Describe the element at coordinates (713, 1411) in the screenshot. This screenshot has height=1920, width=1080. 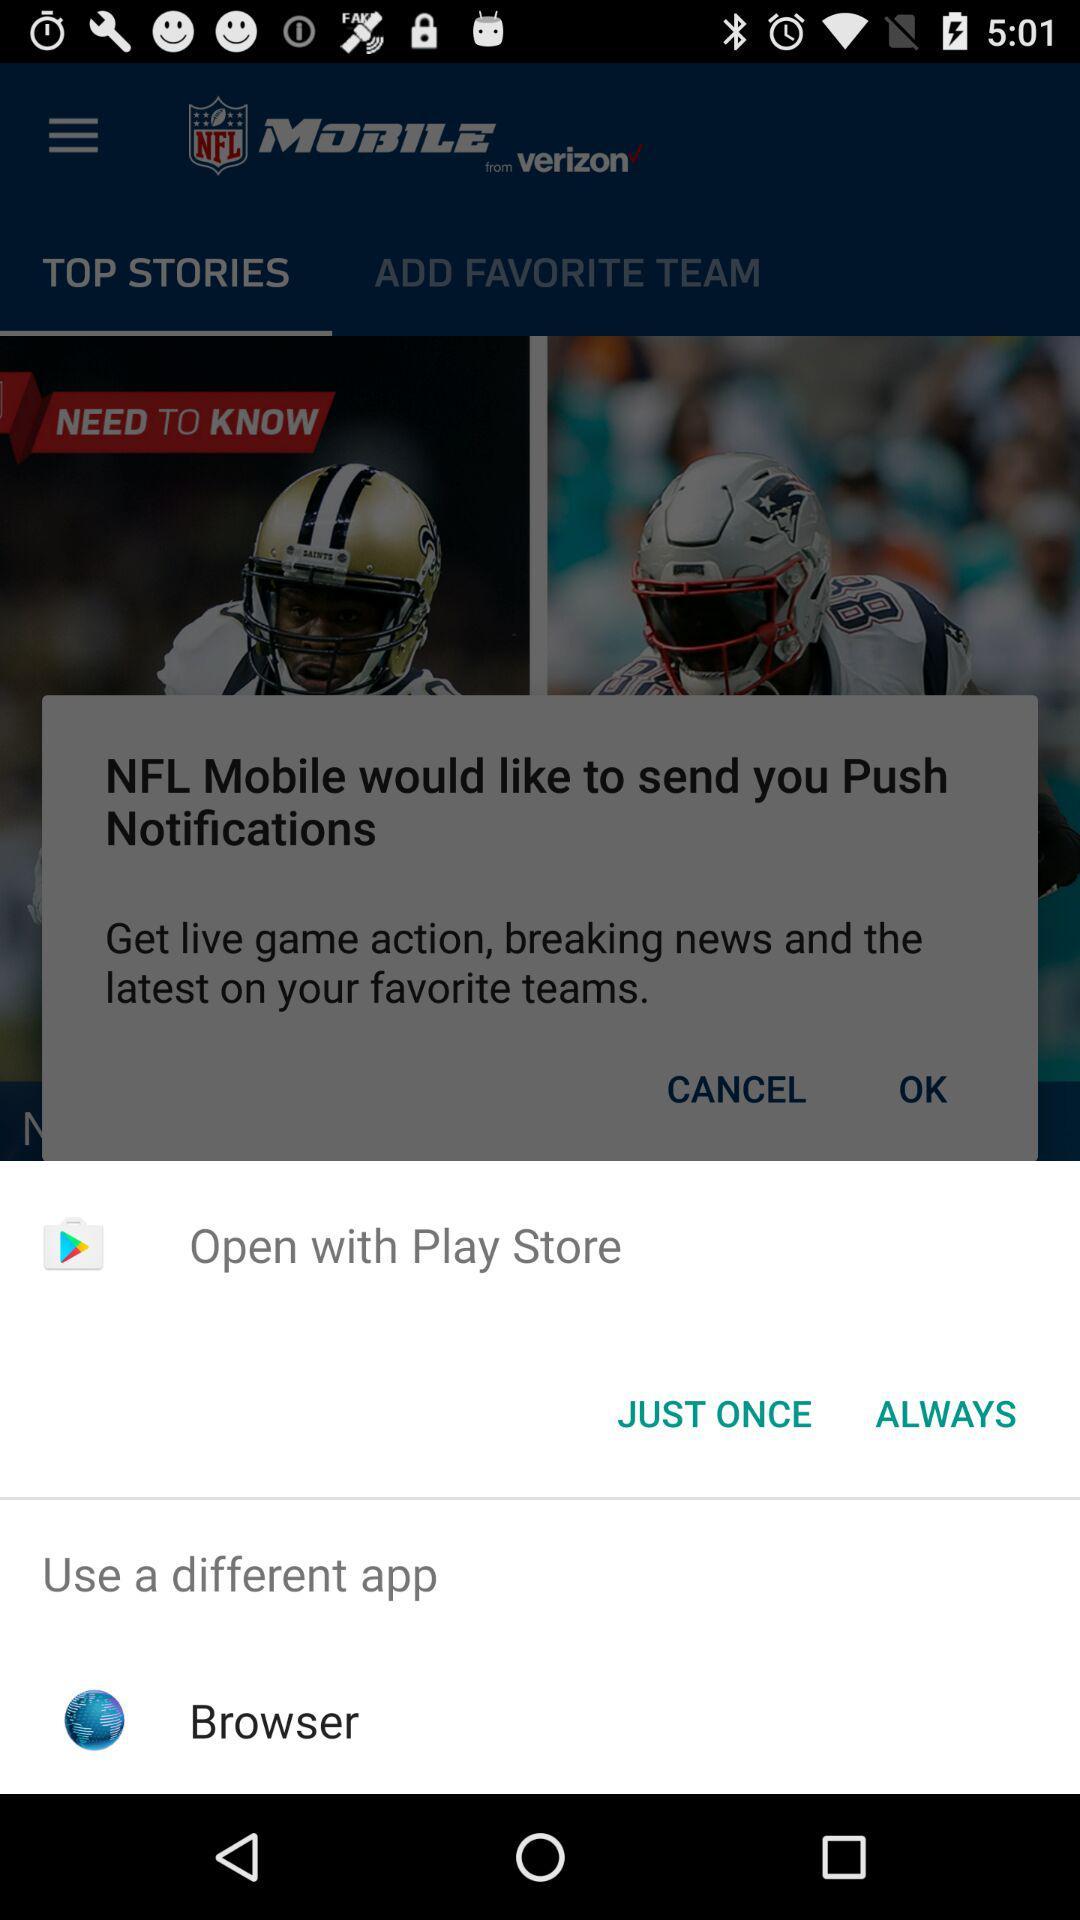
I see `the app below the open with play` at that location.